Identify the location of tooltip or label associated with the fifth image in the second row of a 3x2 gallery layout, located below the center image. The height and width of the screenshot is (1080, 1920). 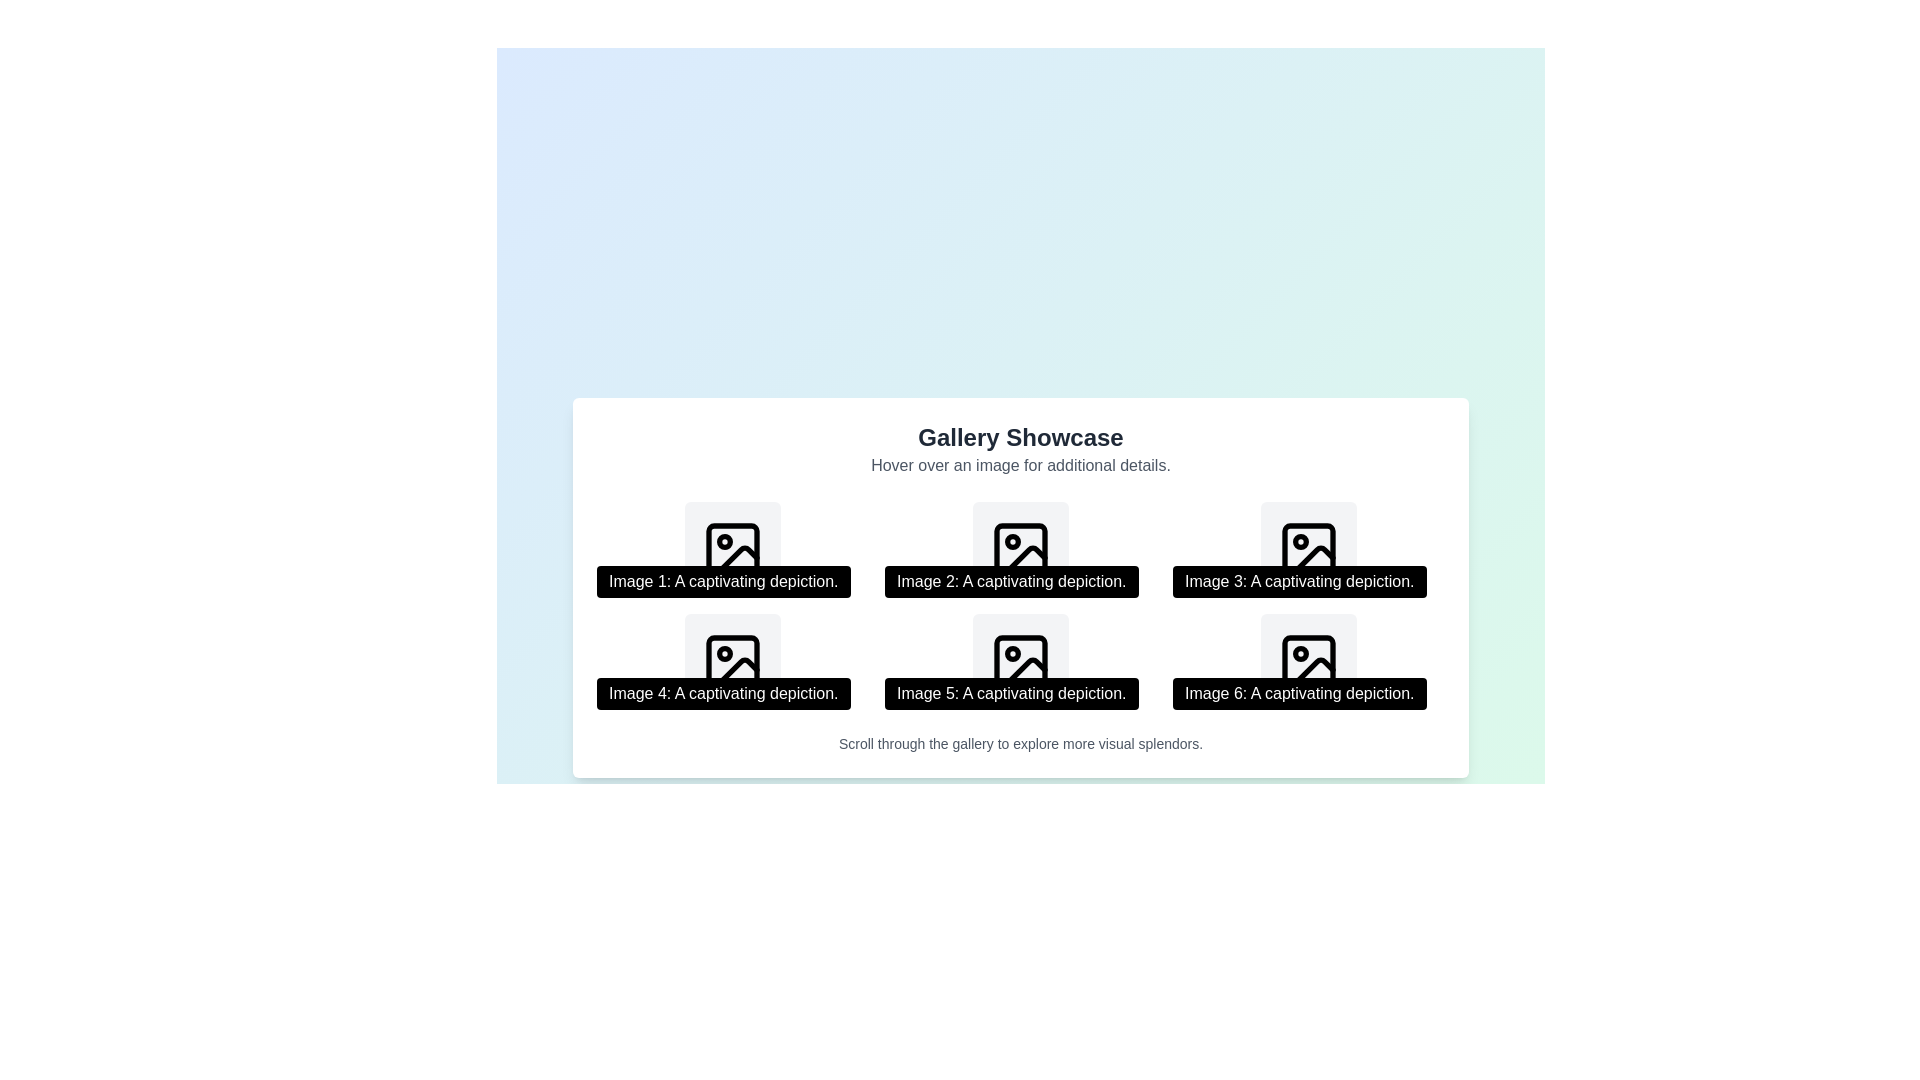
(1011, 693).